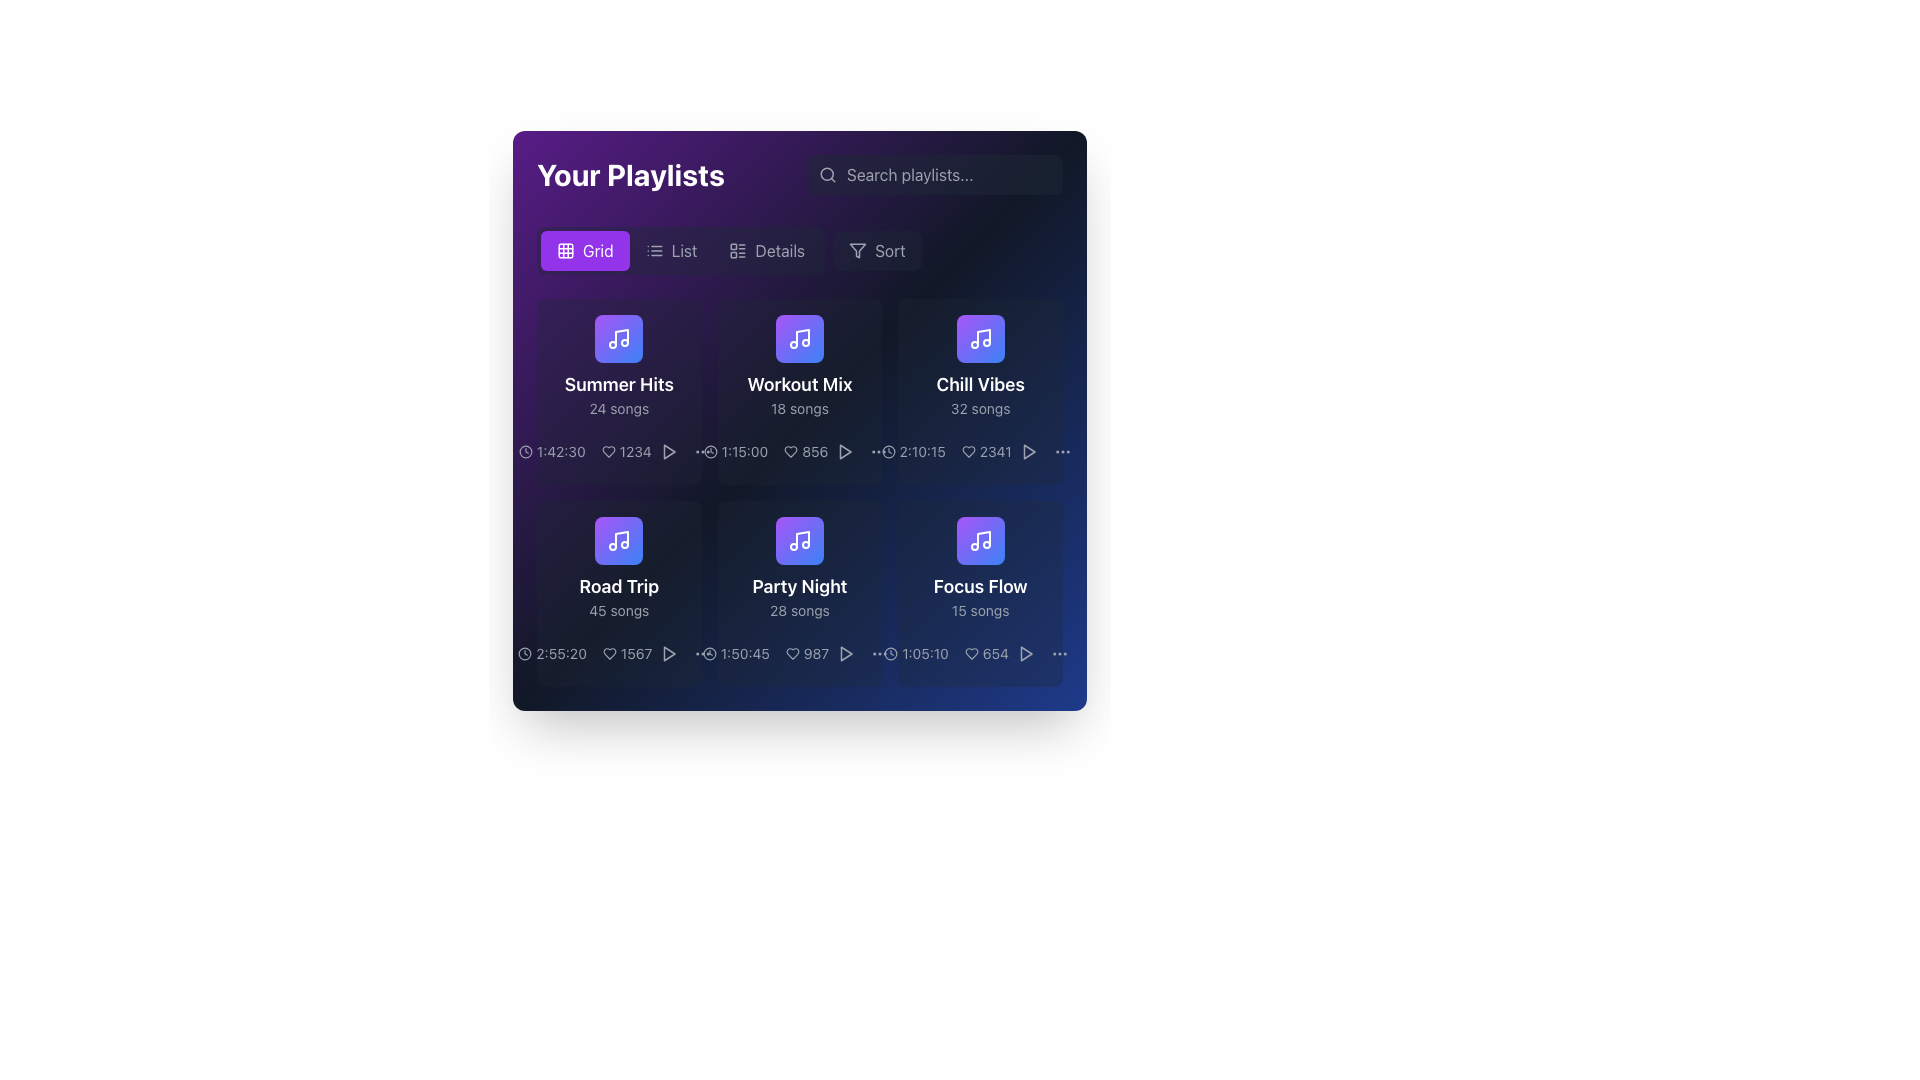 This screenshot has width=1920, height=1080. What do you see at coordinates (525, 451) in the screenshot?
I see `the small clock icon, which is the leftmost icon under the title 'Summer Hits' in the playlist cards area` at bounding box center [525, 451].